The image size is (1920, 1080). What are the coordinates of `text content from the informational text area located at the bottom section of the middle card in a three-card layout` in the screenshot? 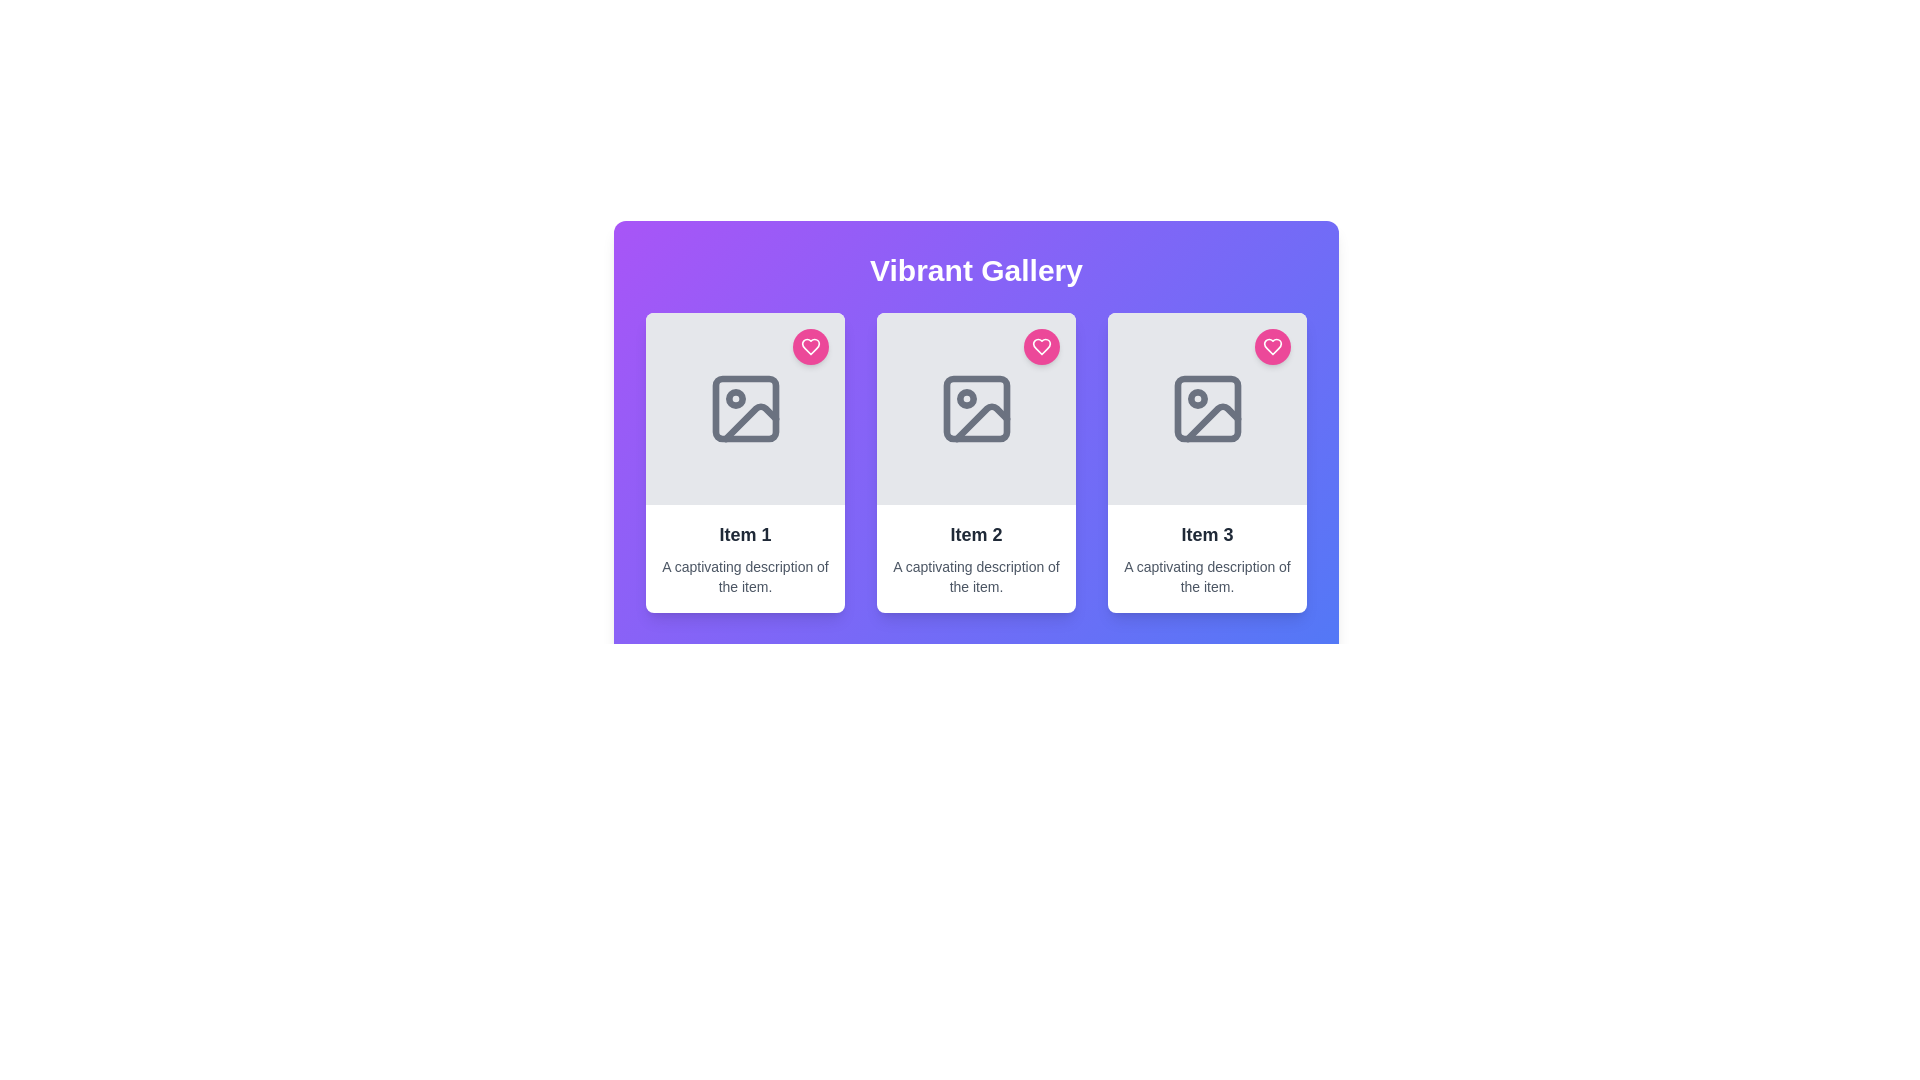 It's located at (976, 559).